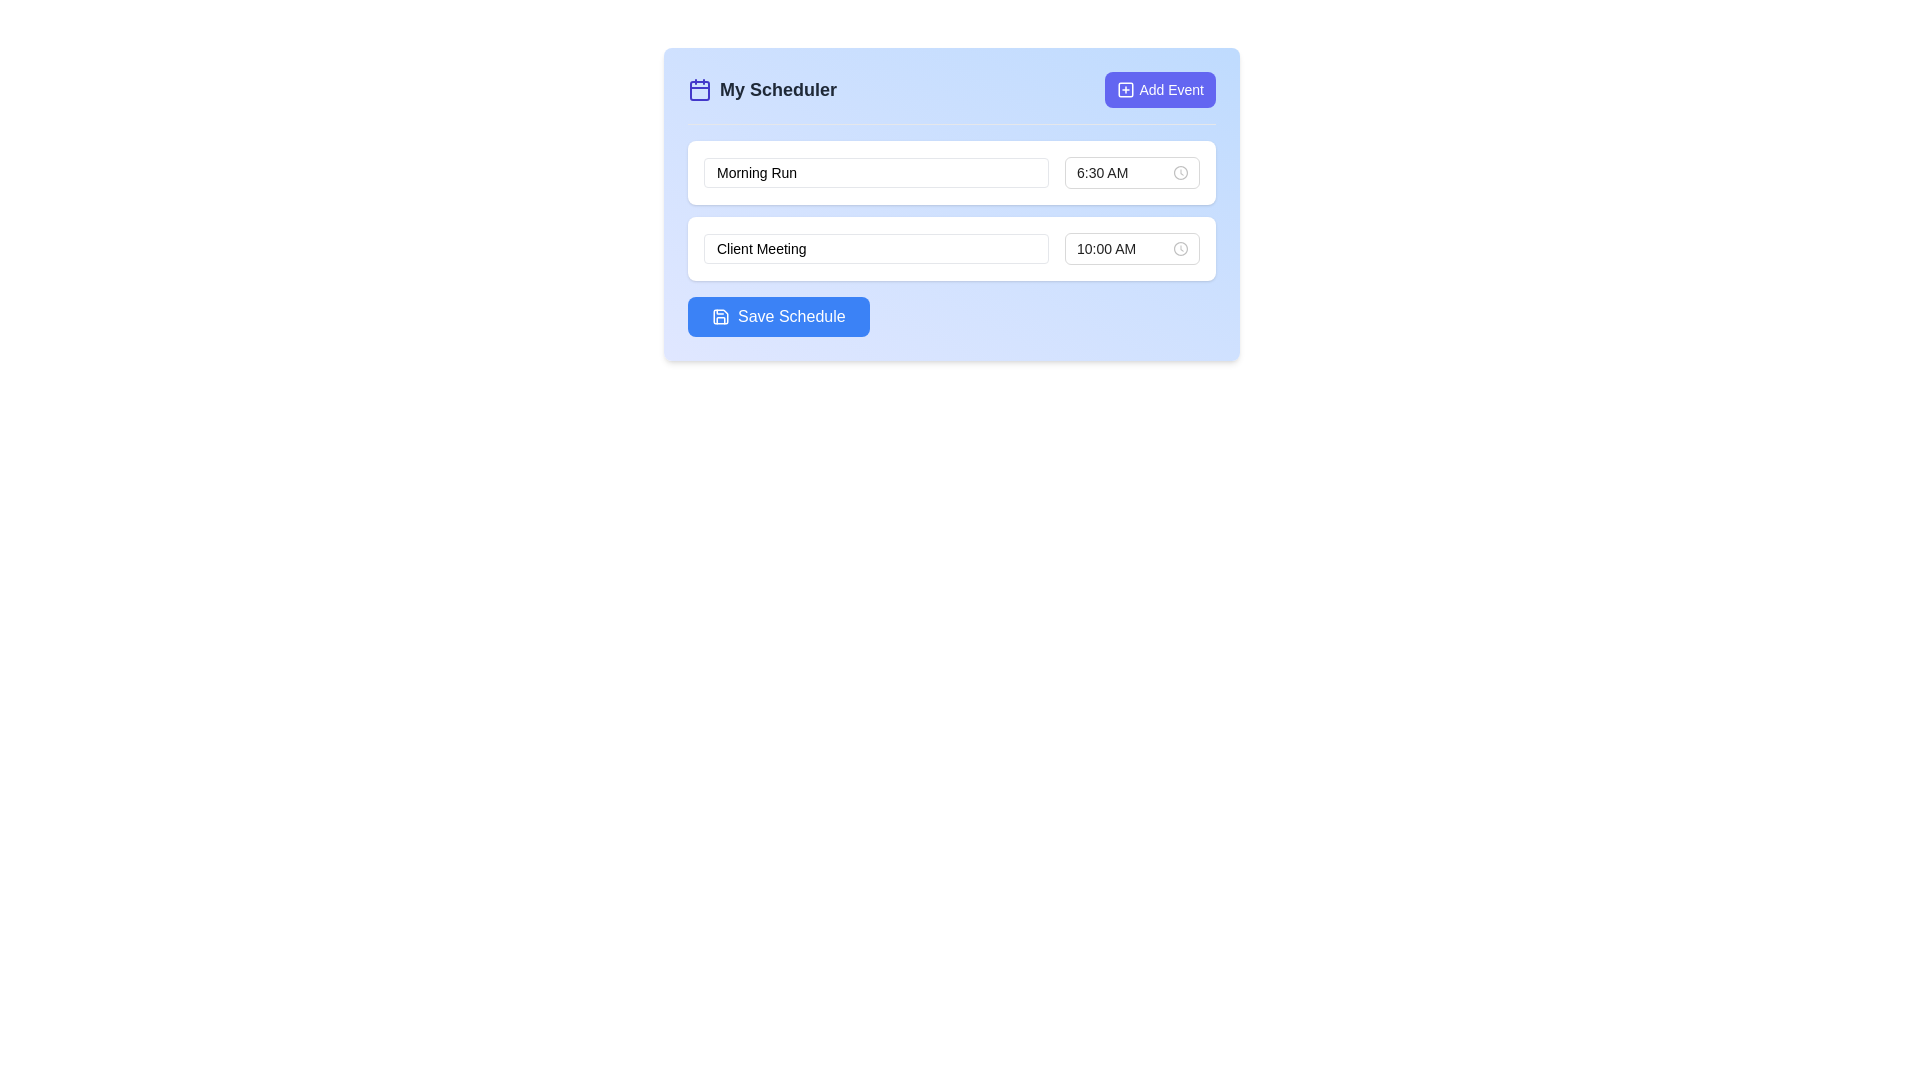 This screenshot has width=1920, height=1080. I want to click on the button labeled 'Add Event' which is located at the top-right of the visible card interface, so click(1171, 88).